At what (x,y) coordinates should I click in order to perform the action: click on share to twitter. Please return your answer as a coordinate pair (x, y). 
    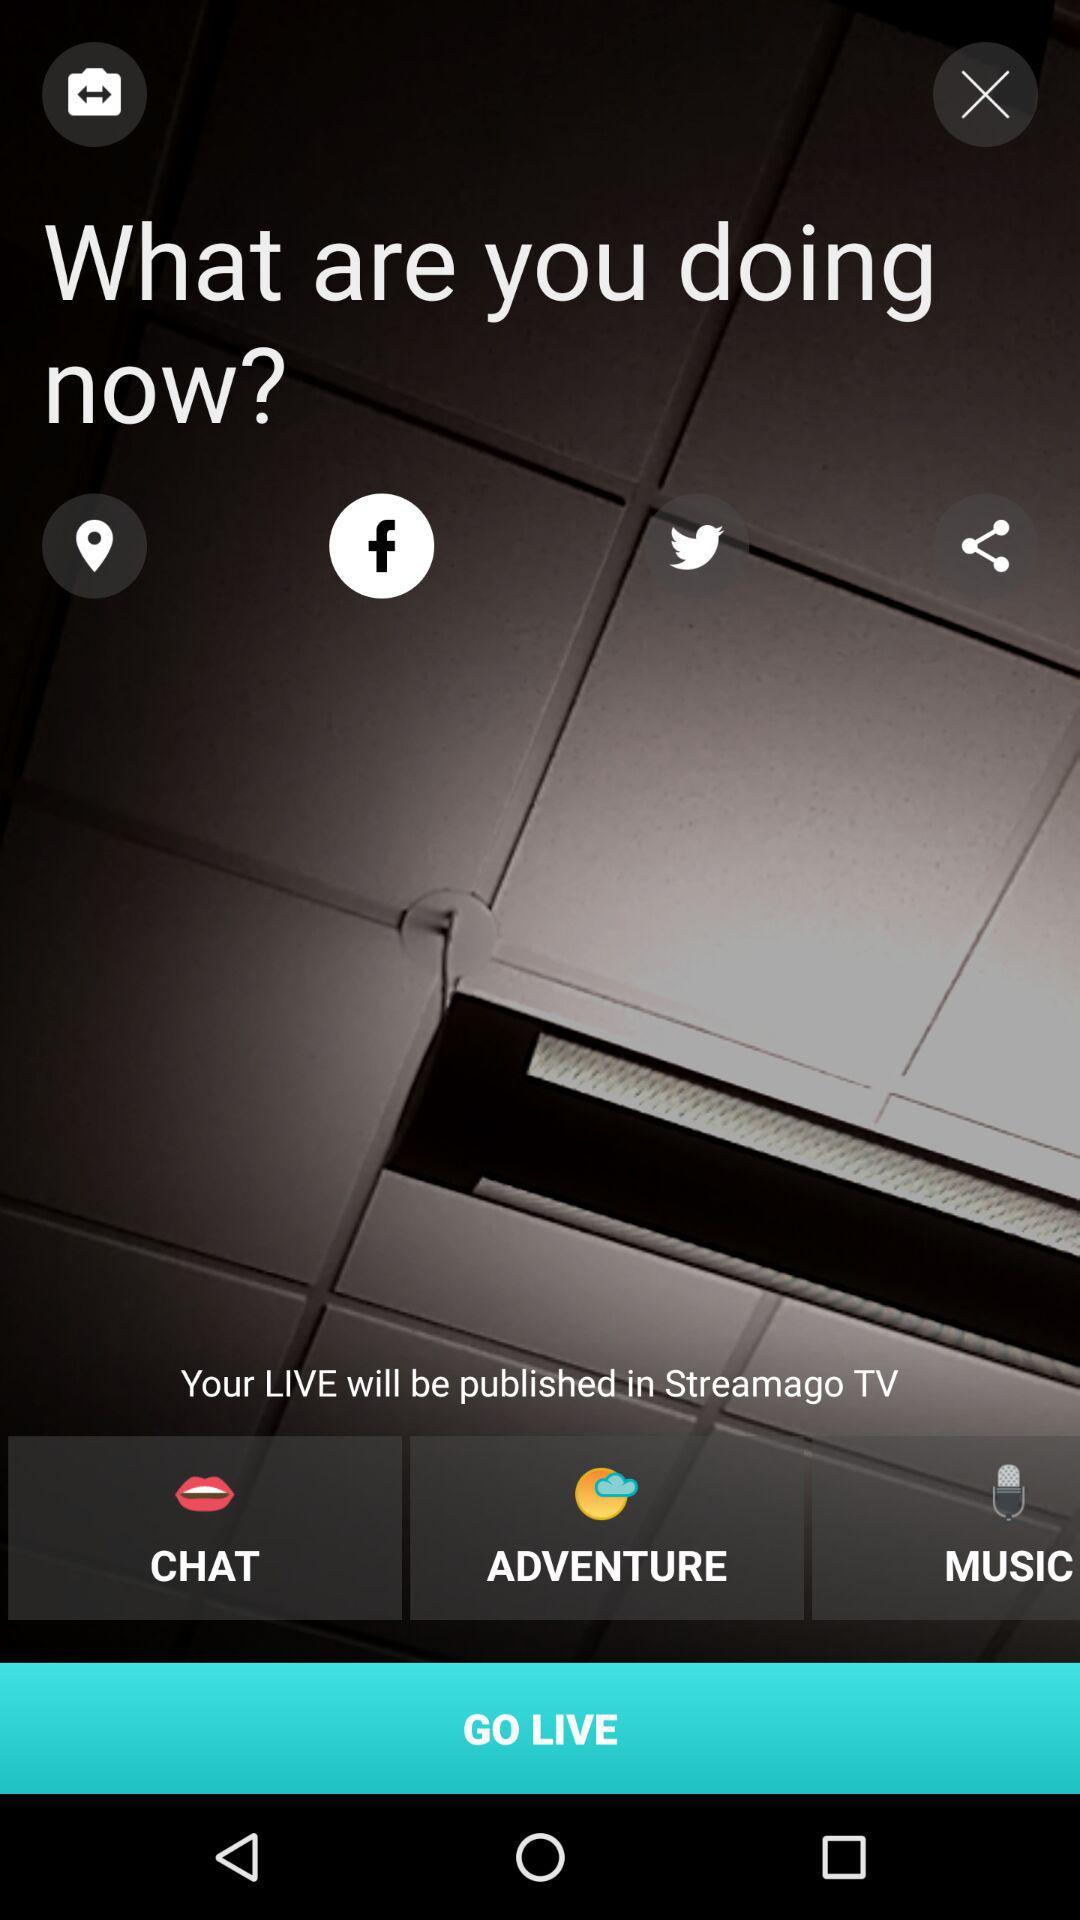
    Looking at the image, I should click on (695, 546).